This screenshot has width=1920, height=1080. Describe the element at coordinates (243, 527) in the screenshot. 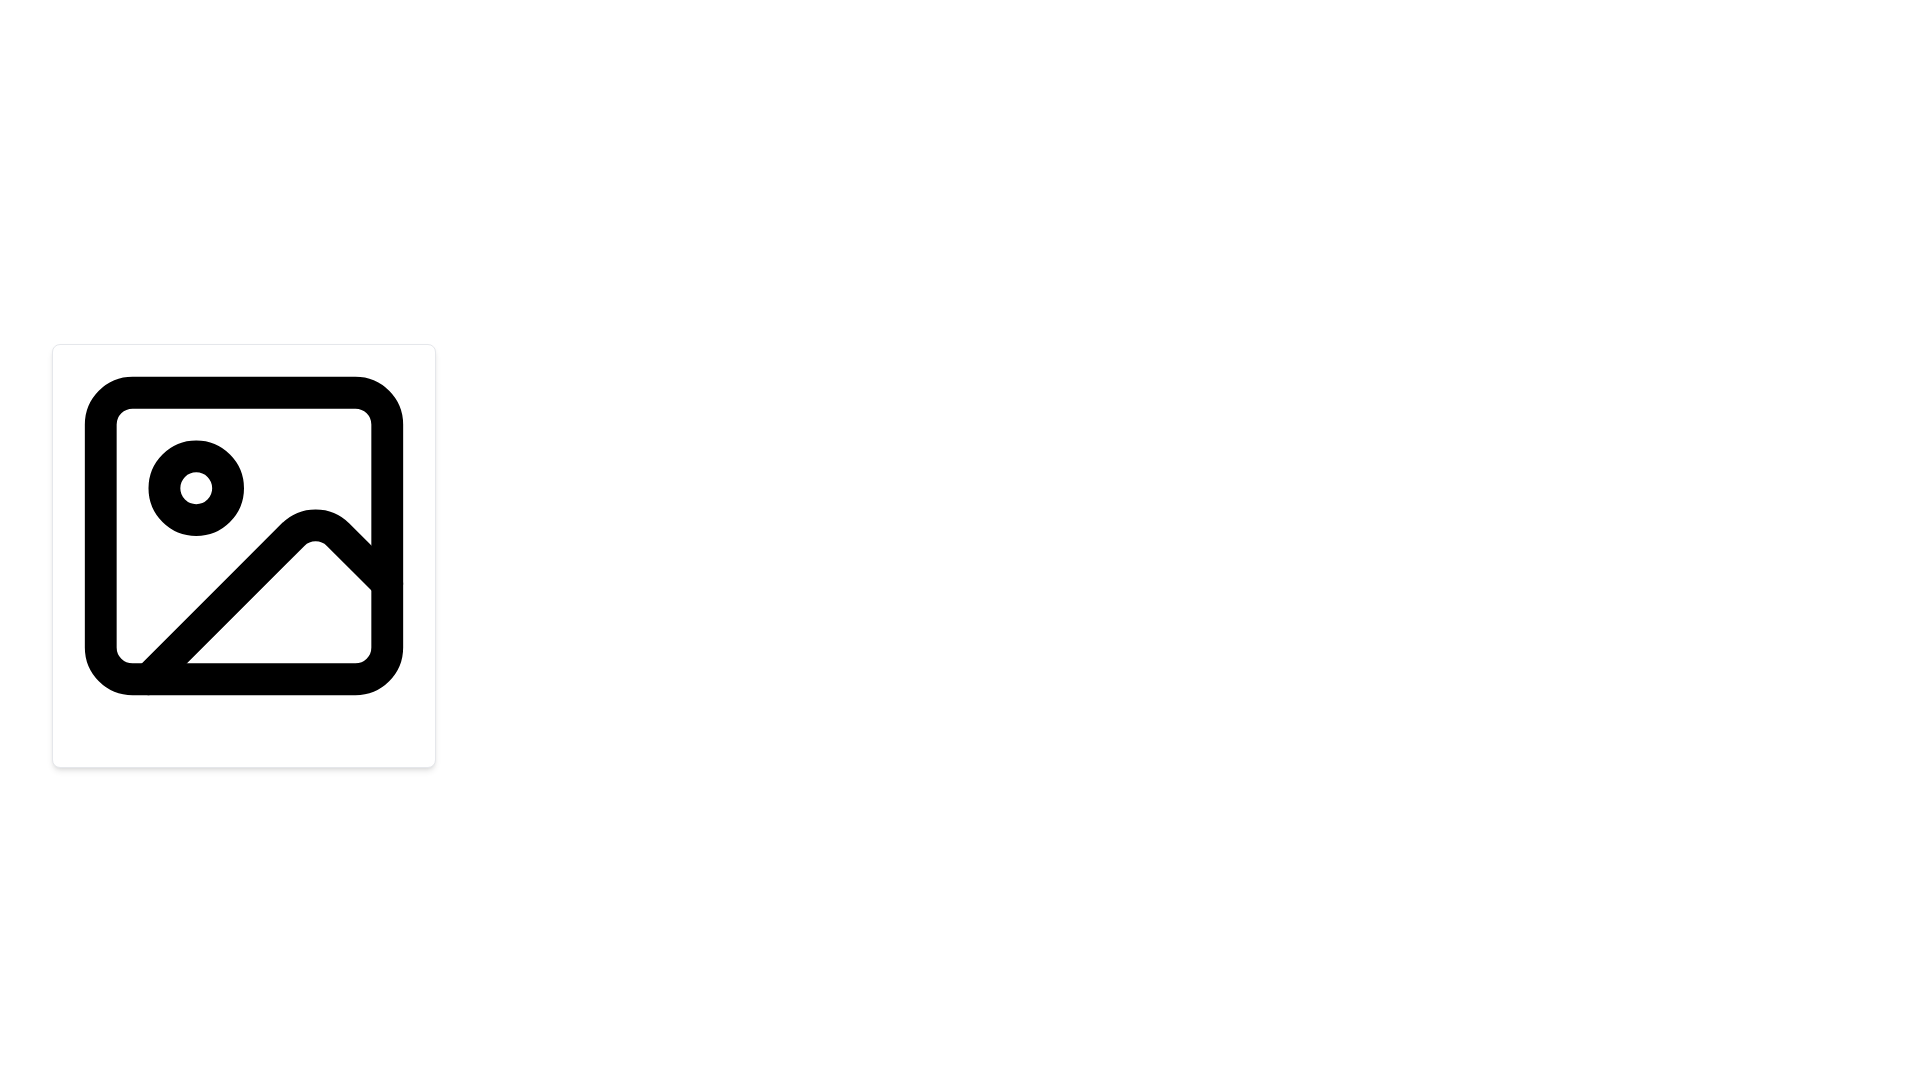

I see `the decorative circle element, which represents the head component of the user icon, located at the upper part of the profile illustration` at that location.